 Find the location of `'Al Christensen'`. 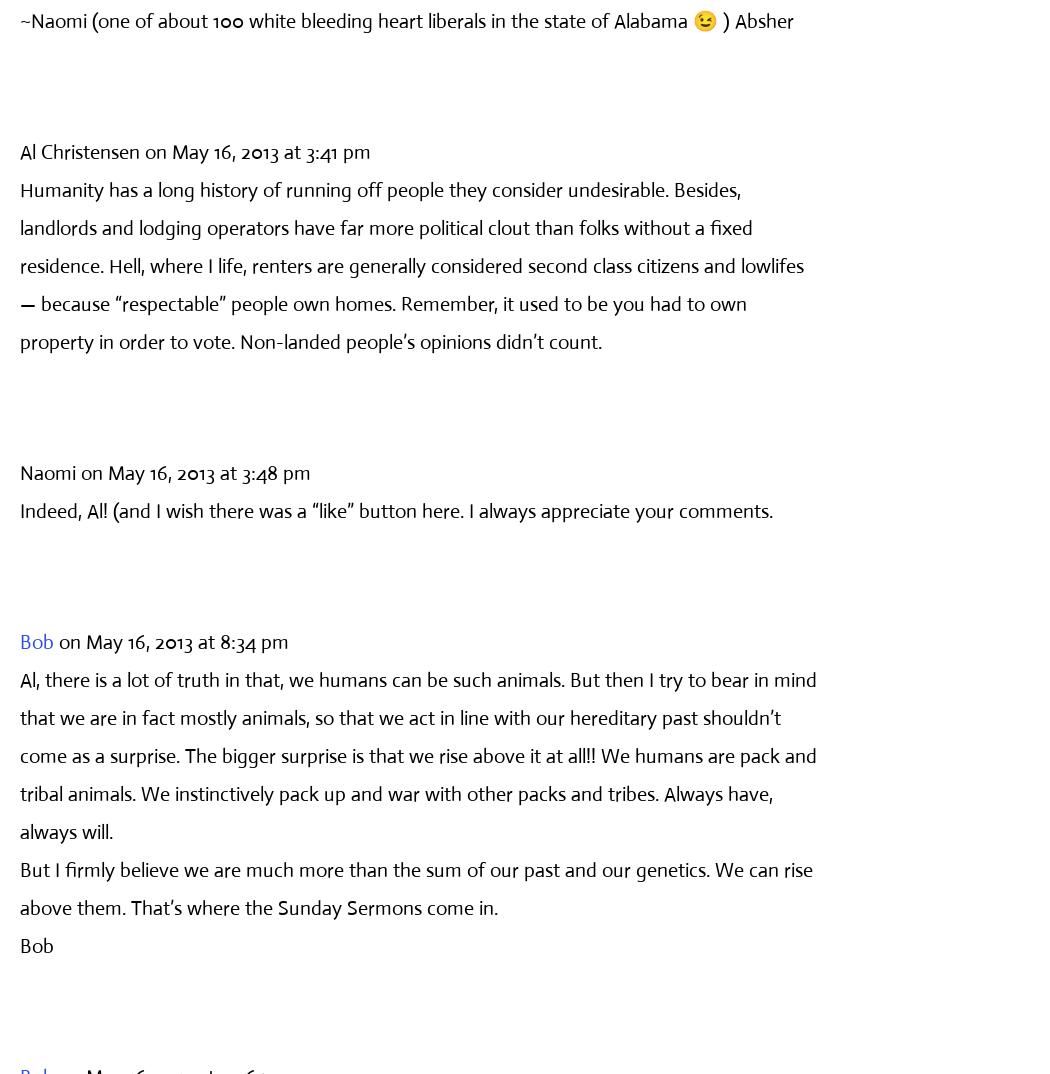

'Al Christensen' is located at coordinates (80, 150).